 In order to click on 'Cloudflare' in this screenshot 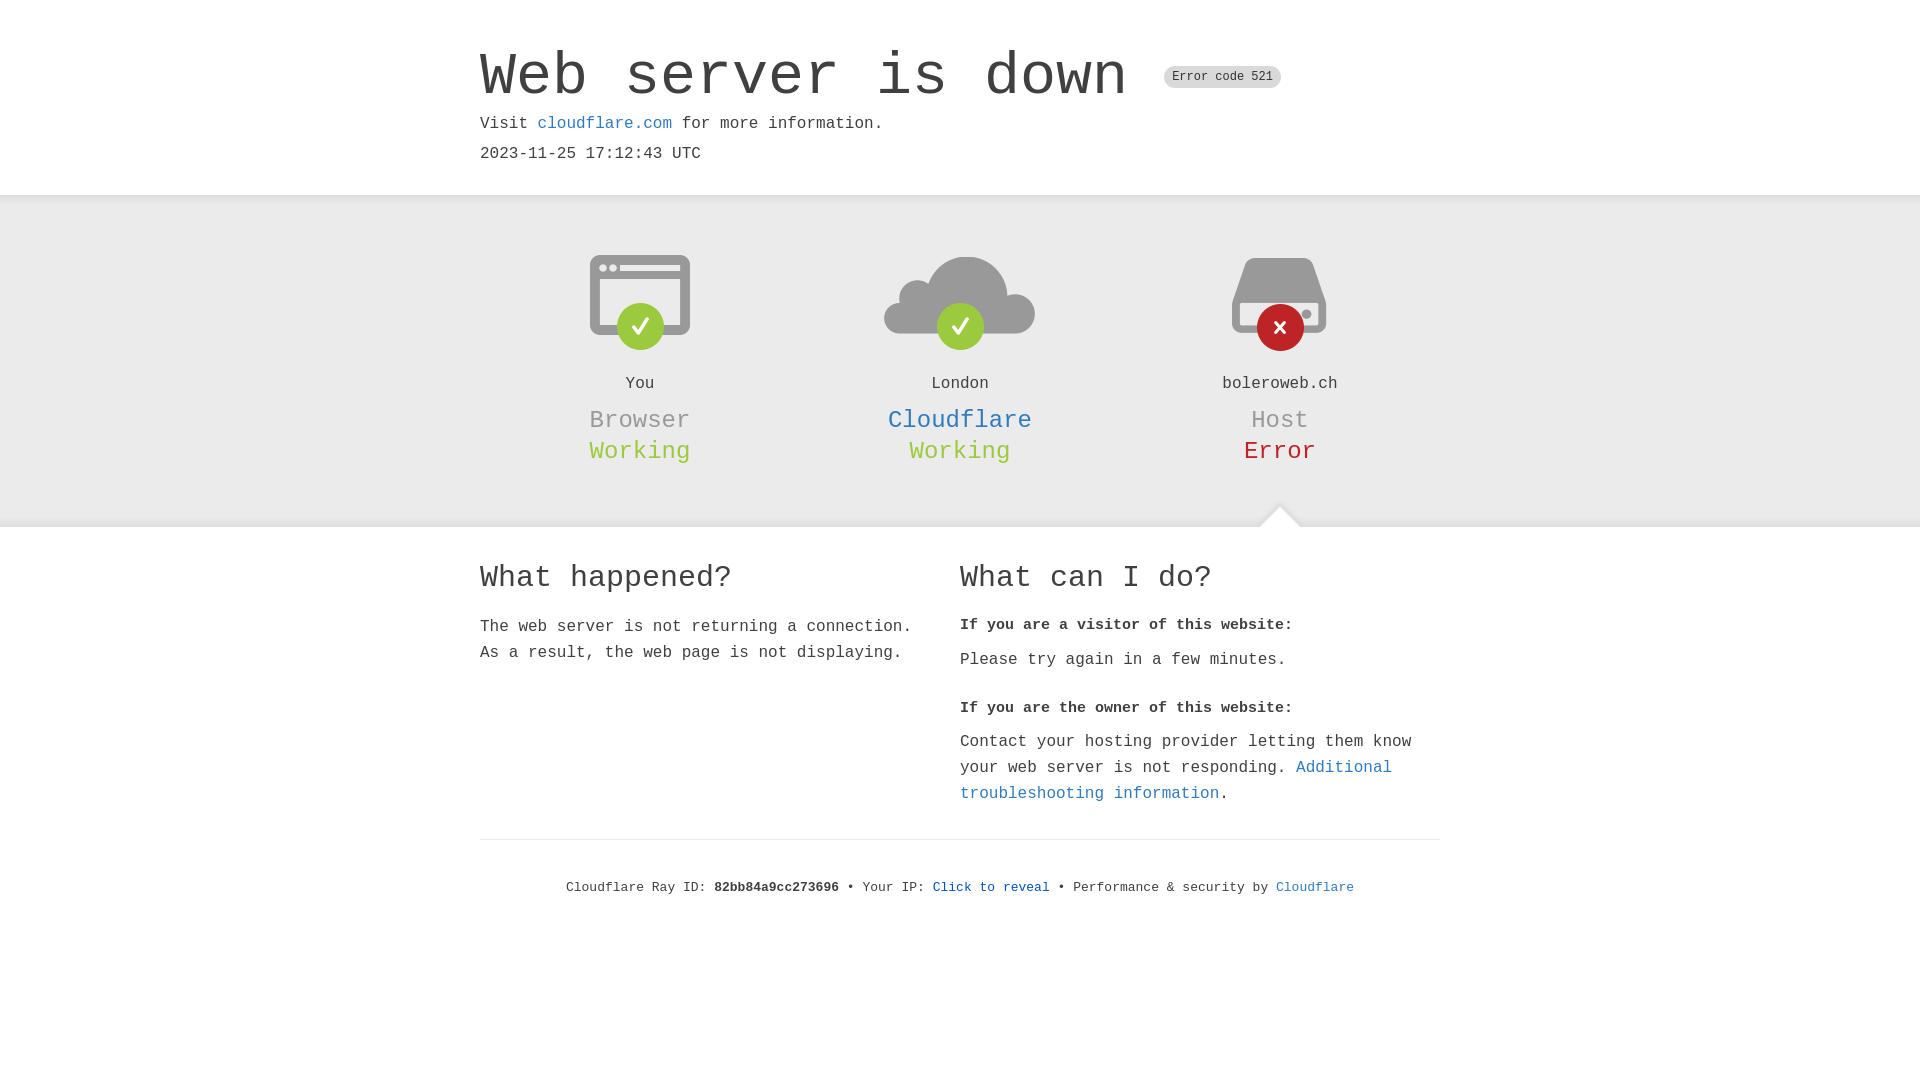, I will do `click(960, 419)`.